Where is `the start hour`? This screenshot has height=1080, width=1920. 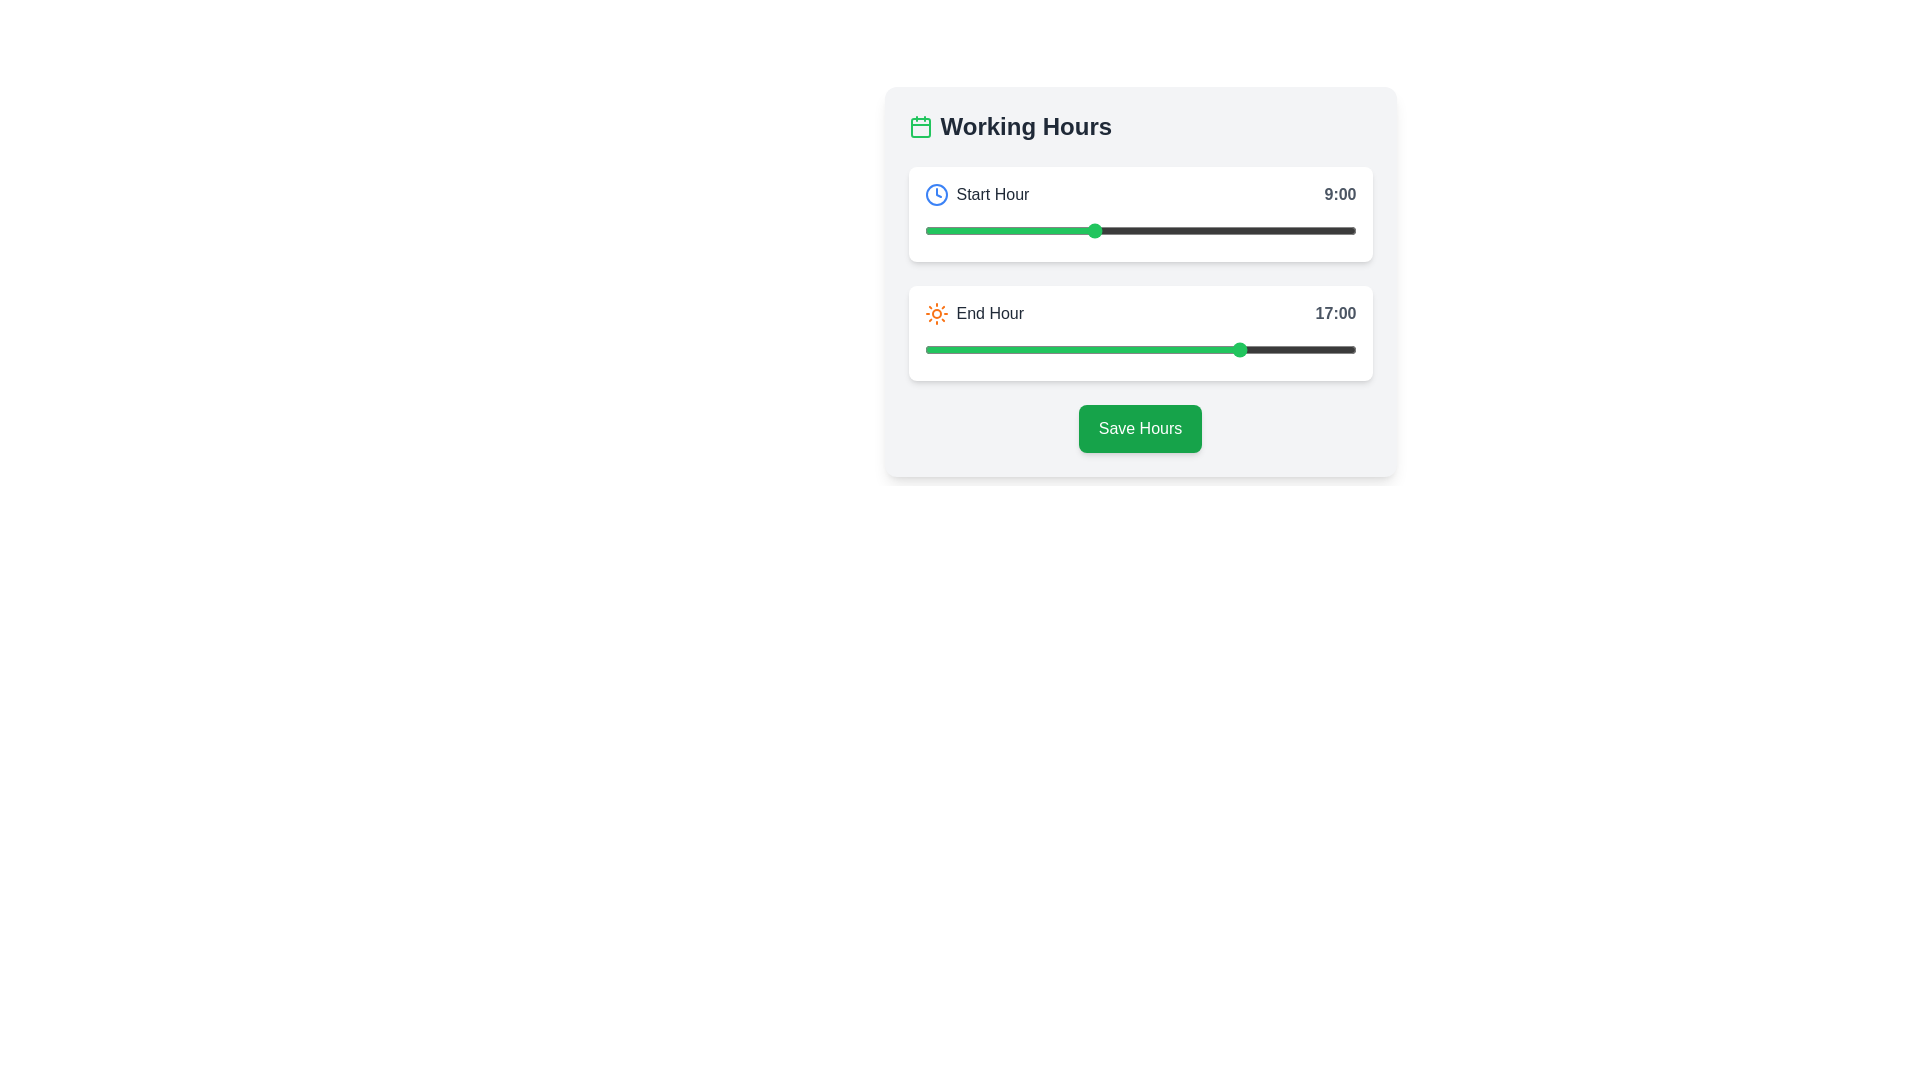 the start hour is located at coordinates (1187, 230).